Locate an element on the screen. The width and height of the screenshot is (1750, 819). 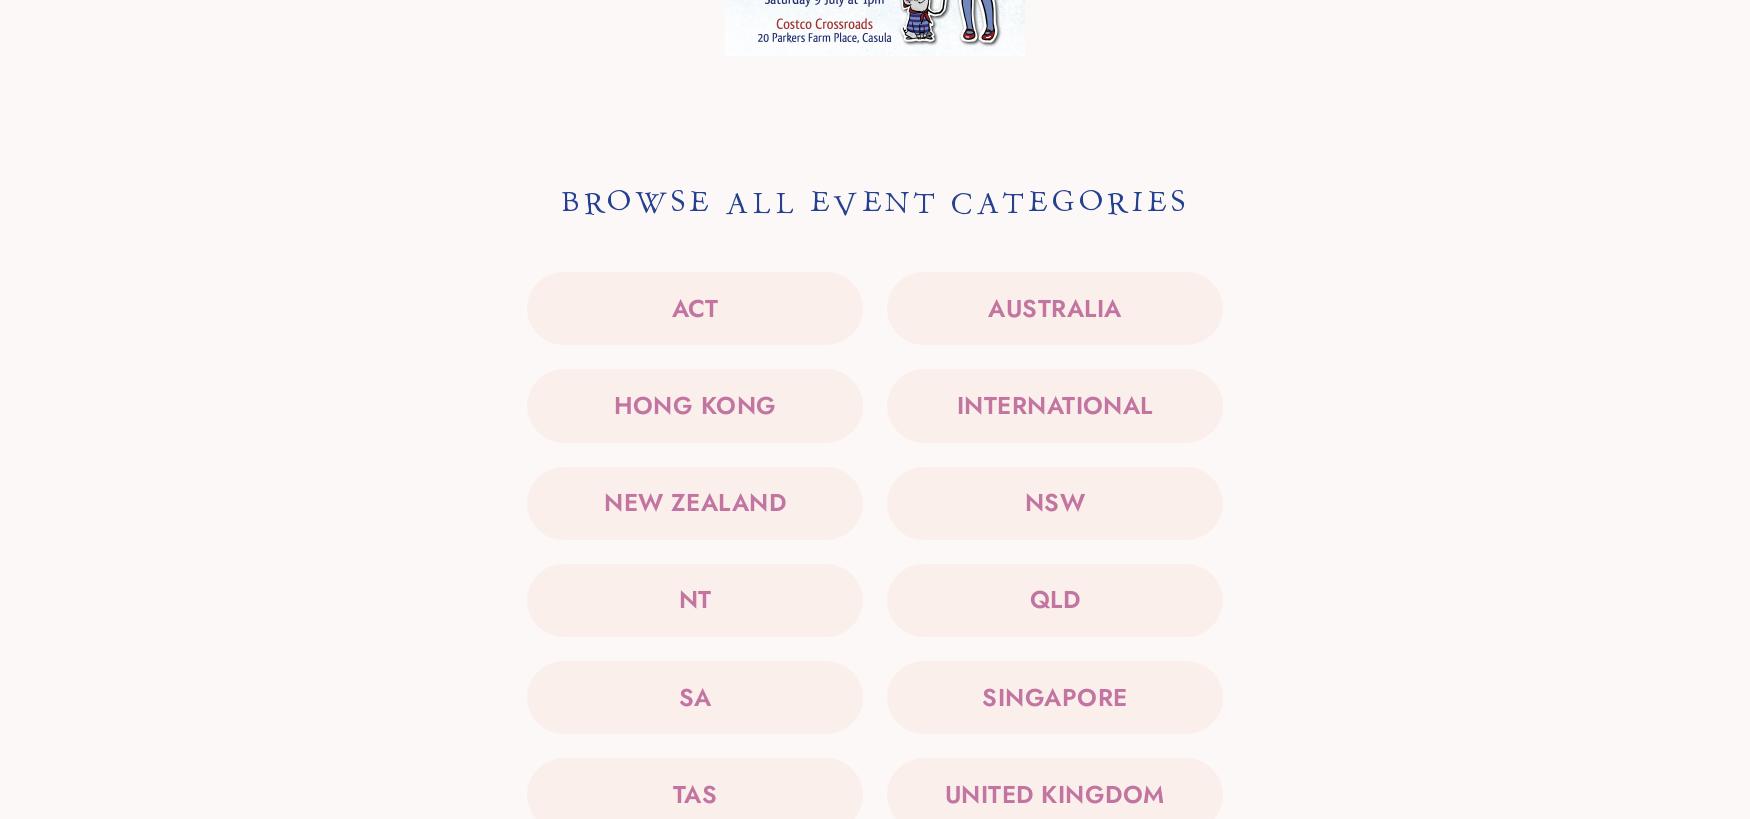
'SA' is located at coordinates (694, 696).